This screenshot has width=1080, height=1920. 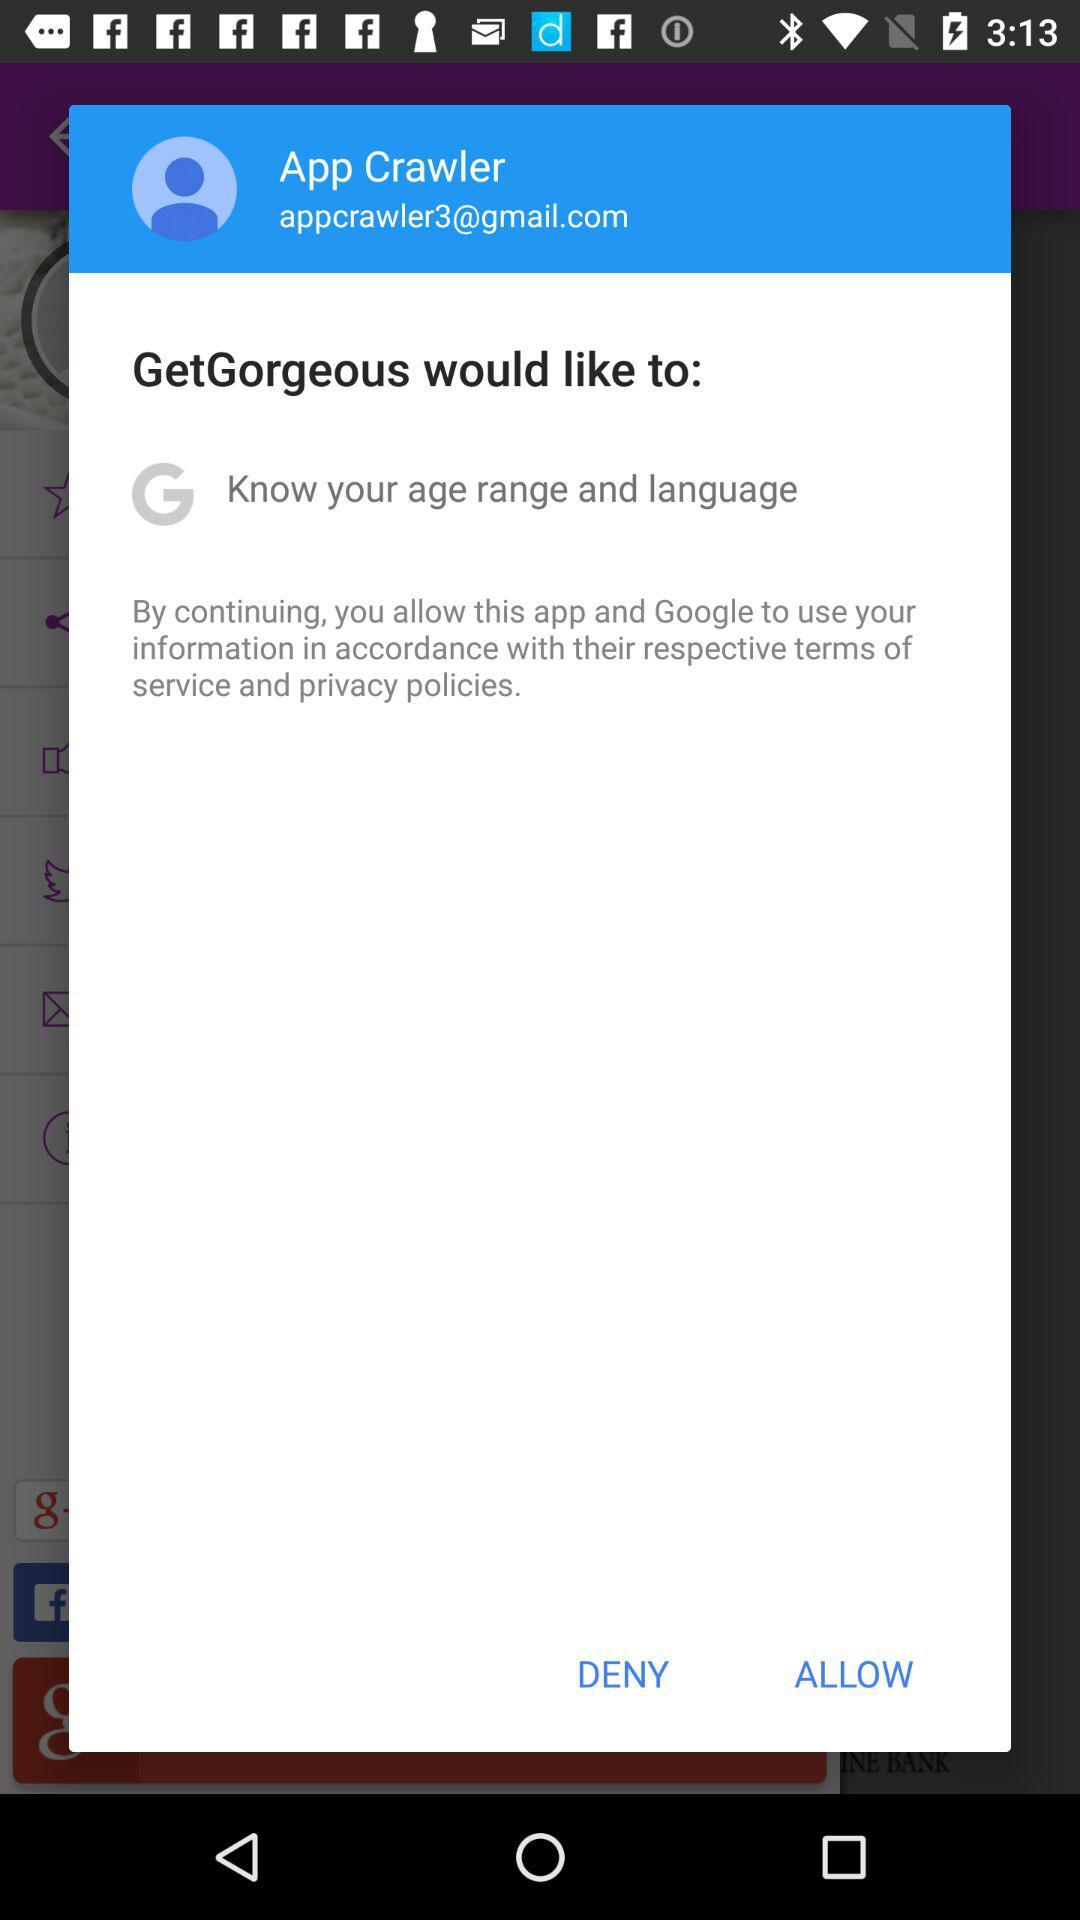 What do you see at coordinates (184, 188) in the screenshot?
I see `icon to the left of app crawler item` at bounding box center [184, 188].